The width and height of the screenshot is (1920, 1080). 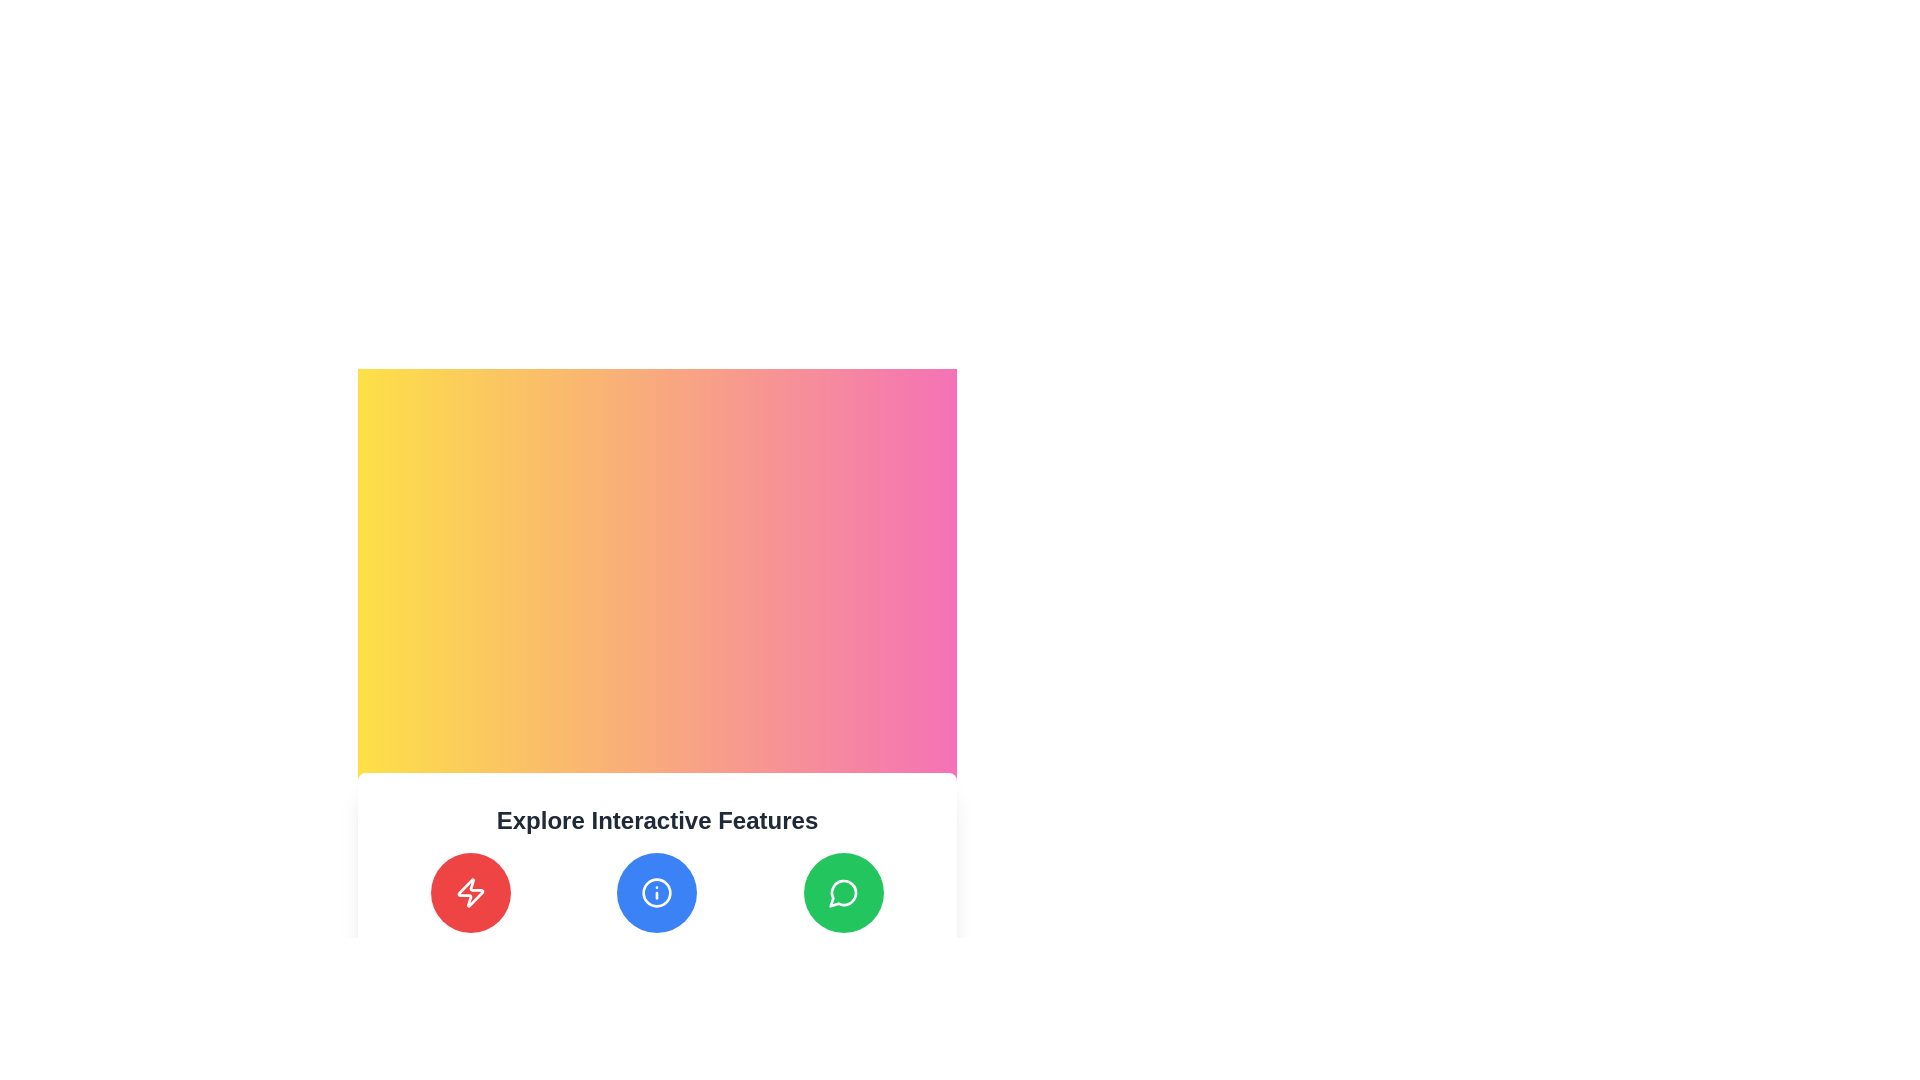 What do you see at coordinates (843, 892) in the screenshot?
I see `the circular icon button resembling a speech bubble, styled in white against a green circular background, located at the bottom right of a horizontal row of three buttons` at bounding box center [843, 892].